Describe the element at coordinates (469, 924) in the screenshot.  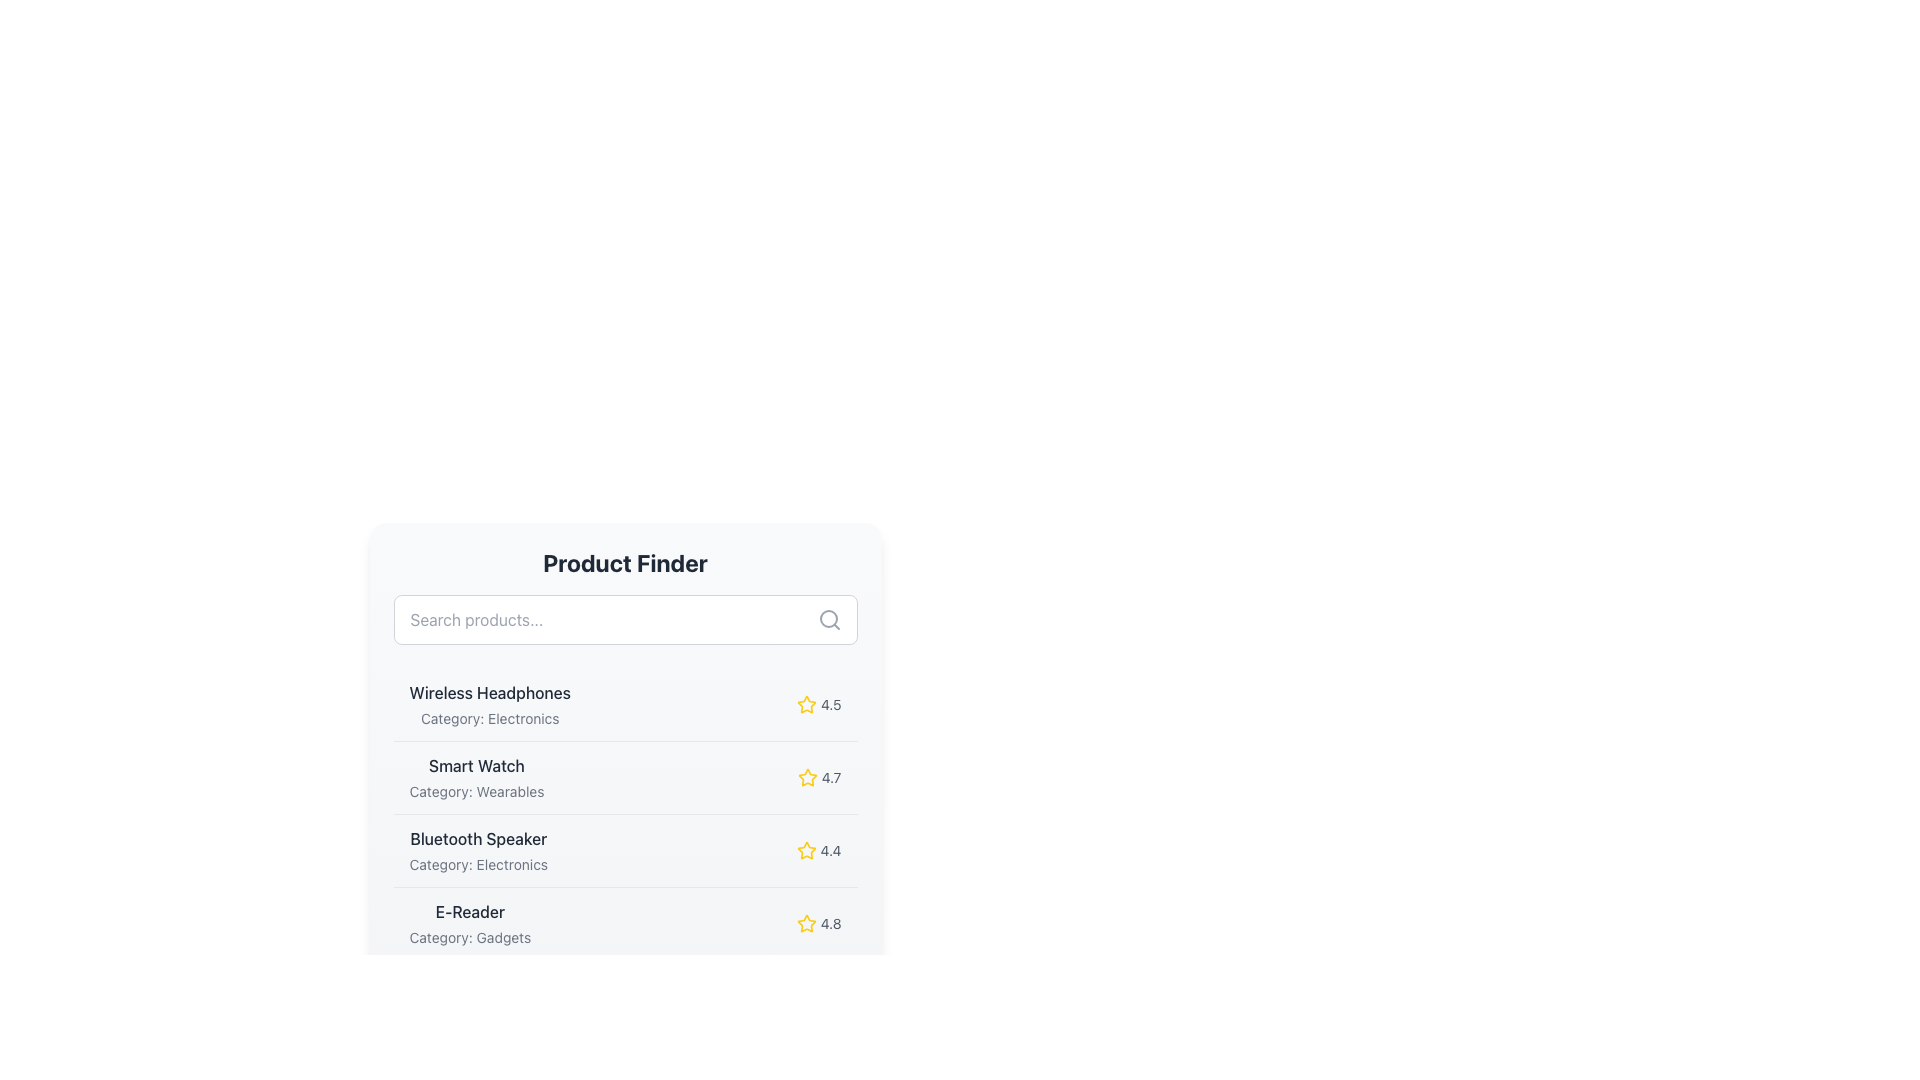
I see `text from the vertically stacked text block displaying 'E-Reader' and 'Category: Gadgets', identified as the fourth item in the list of similar product entries` at that location.